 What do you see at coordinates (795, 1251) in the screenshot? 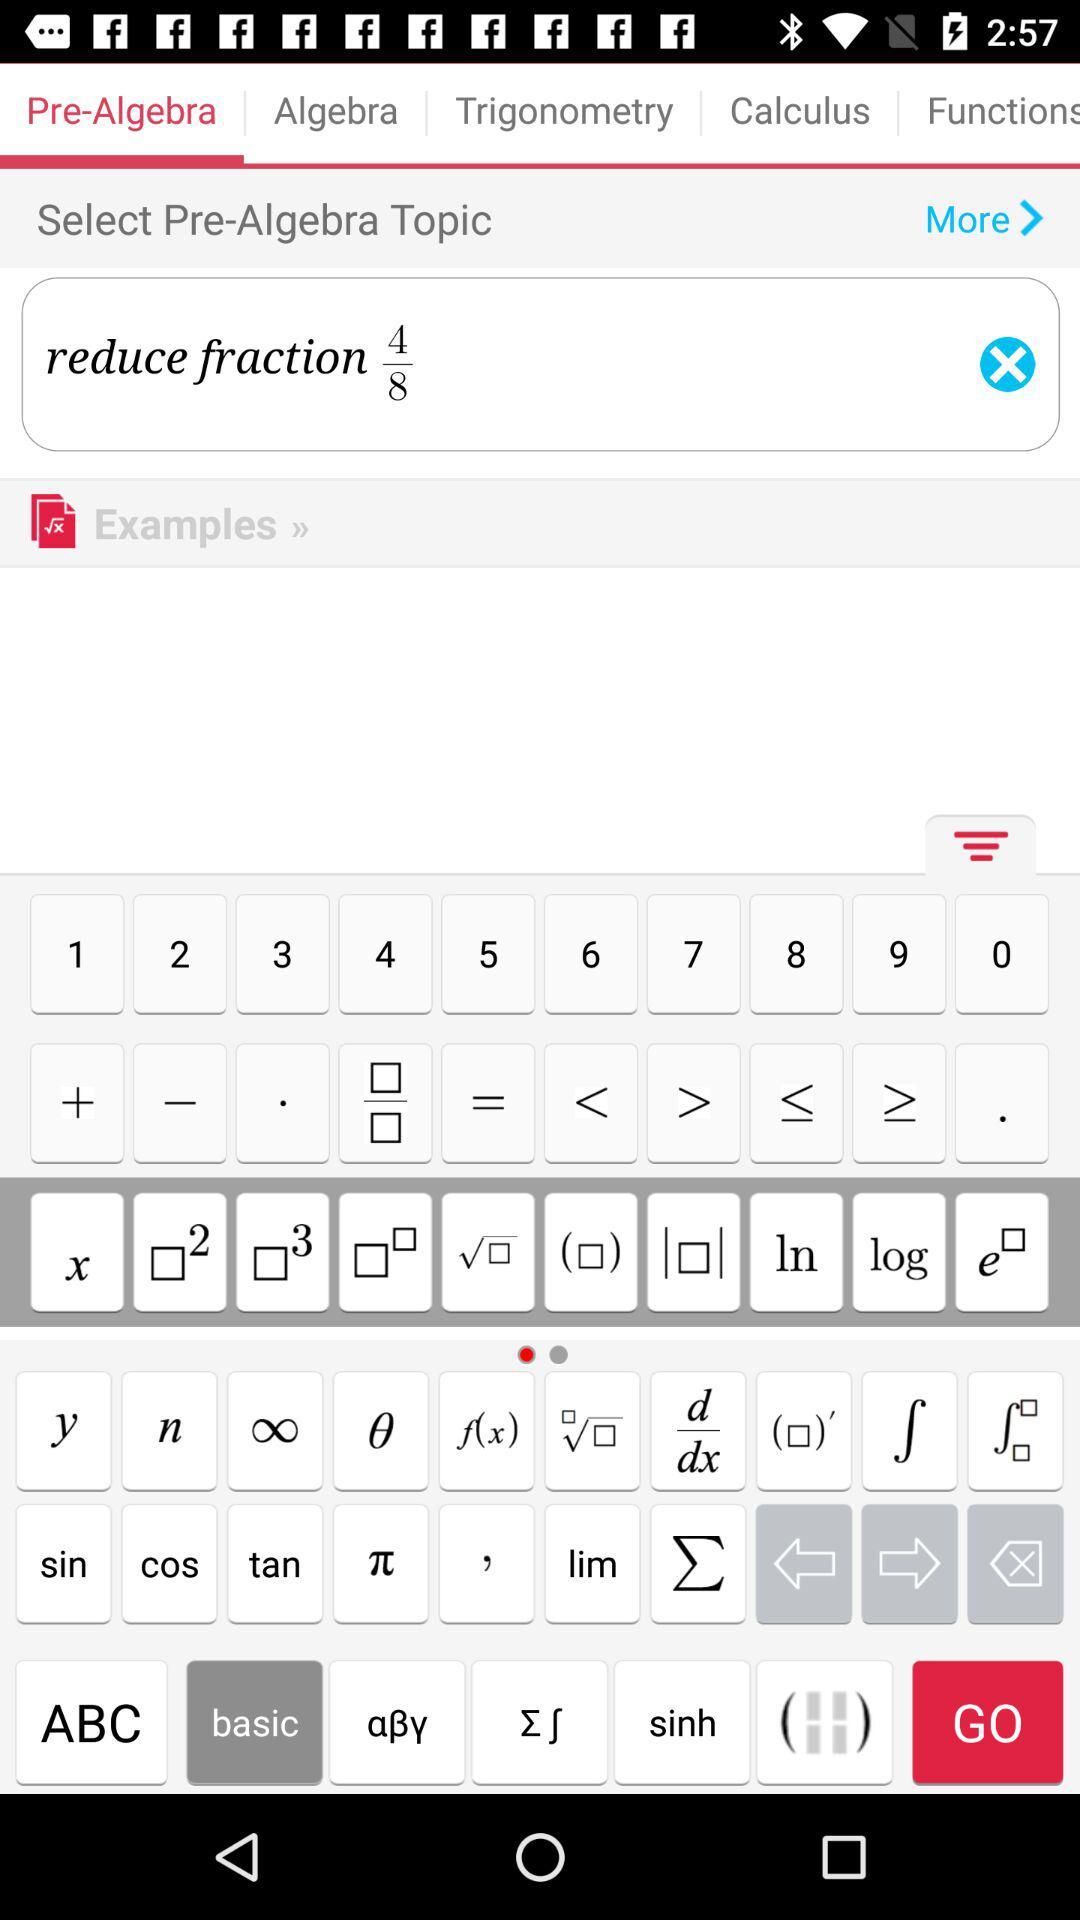
I see `ln` at bounding box center [795, 1251].